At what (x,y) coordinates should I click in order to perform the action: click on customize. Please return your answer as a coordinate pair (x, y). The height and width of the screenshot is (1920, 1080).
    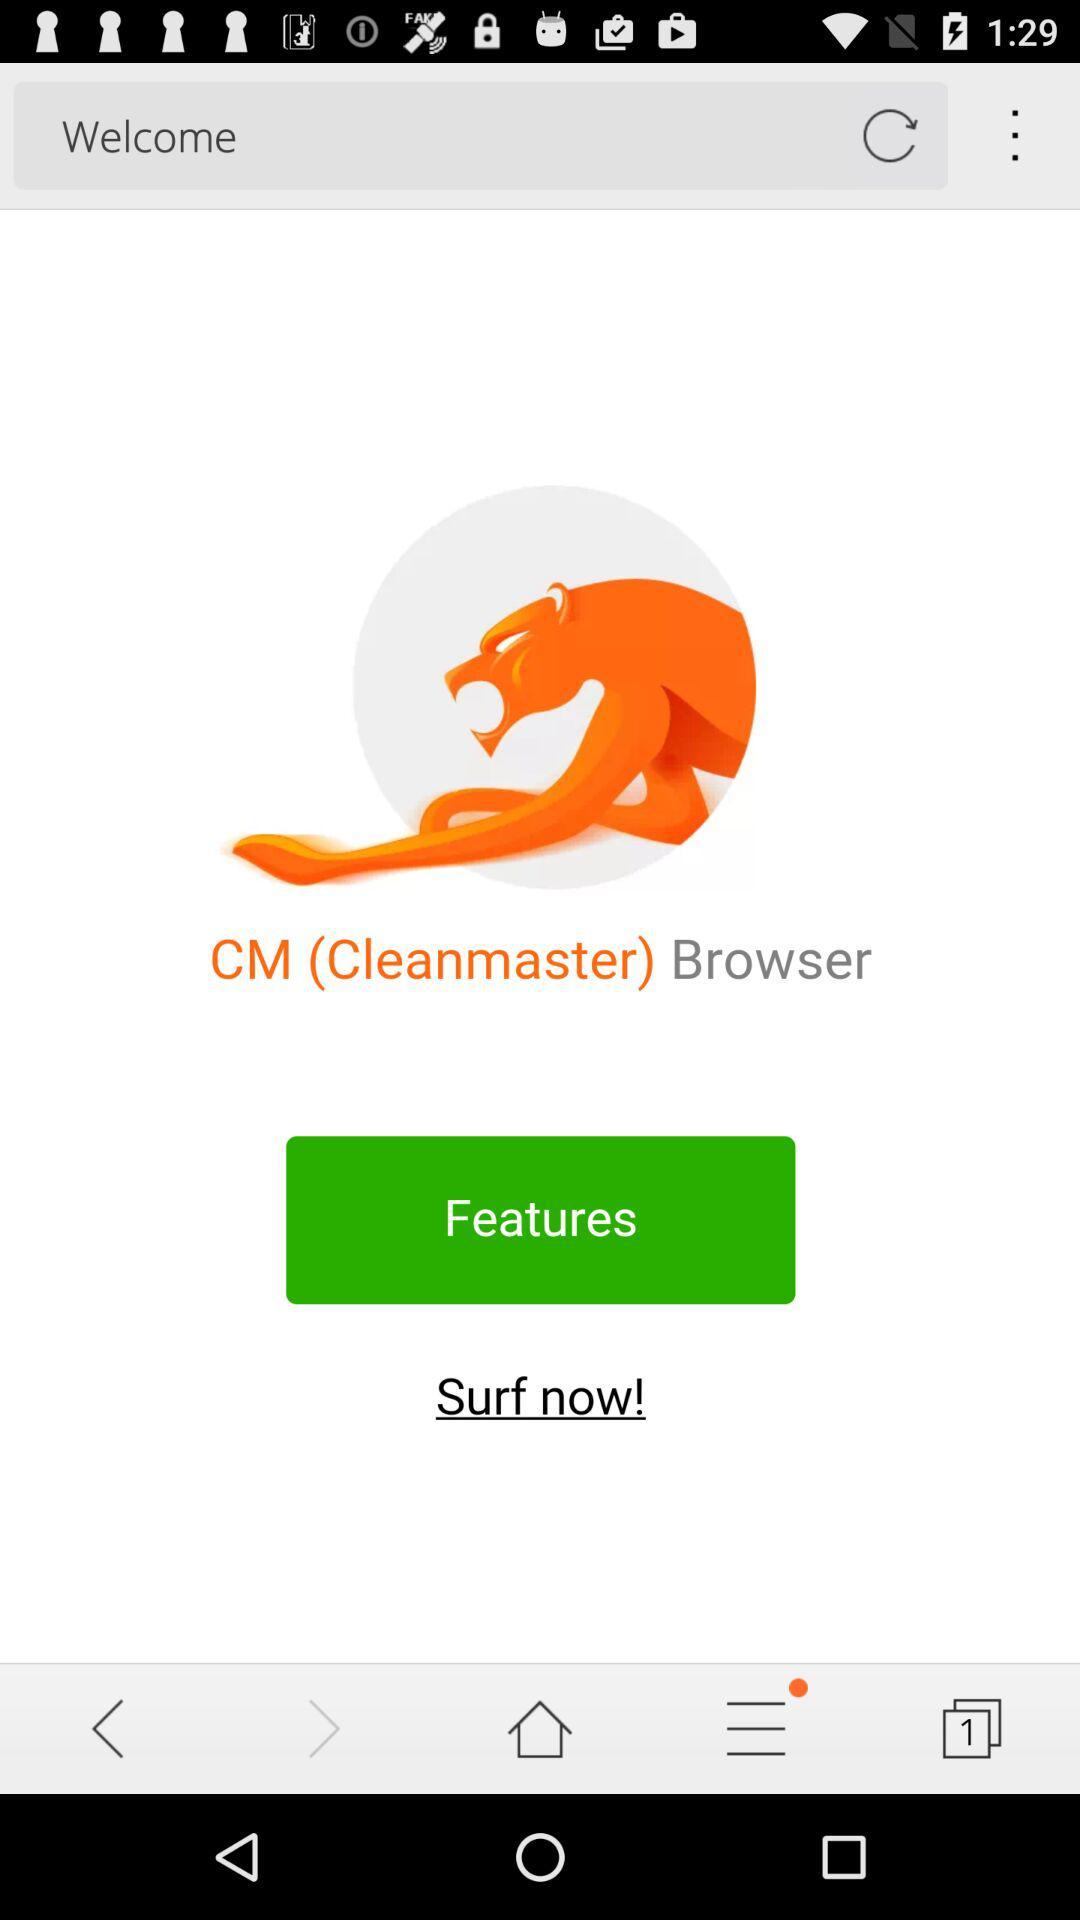
    Looking at the image, I should click on (756, 1727).